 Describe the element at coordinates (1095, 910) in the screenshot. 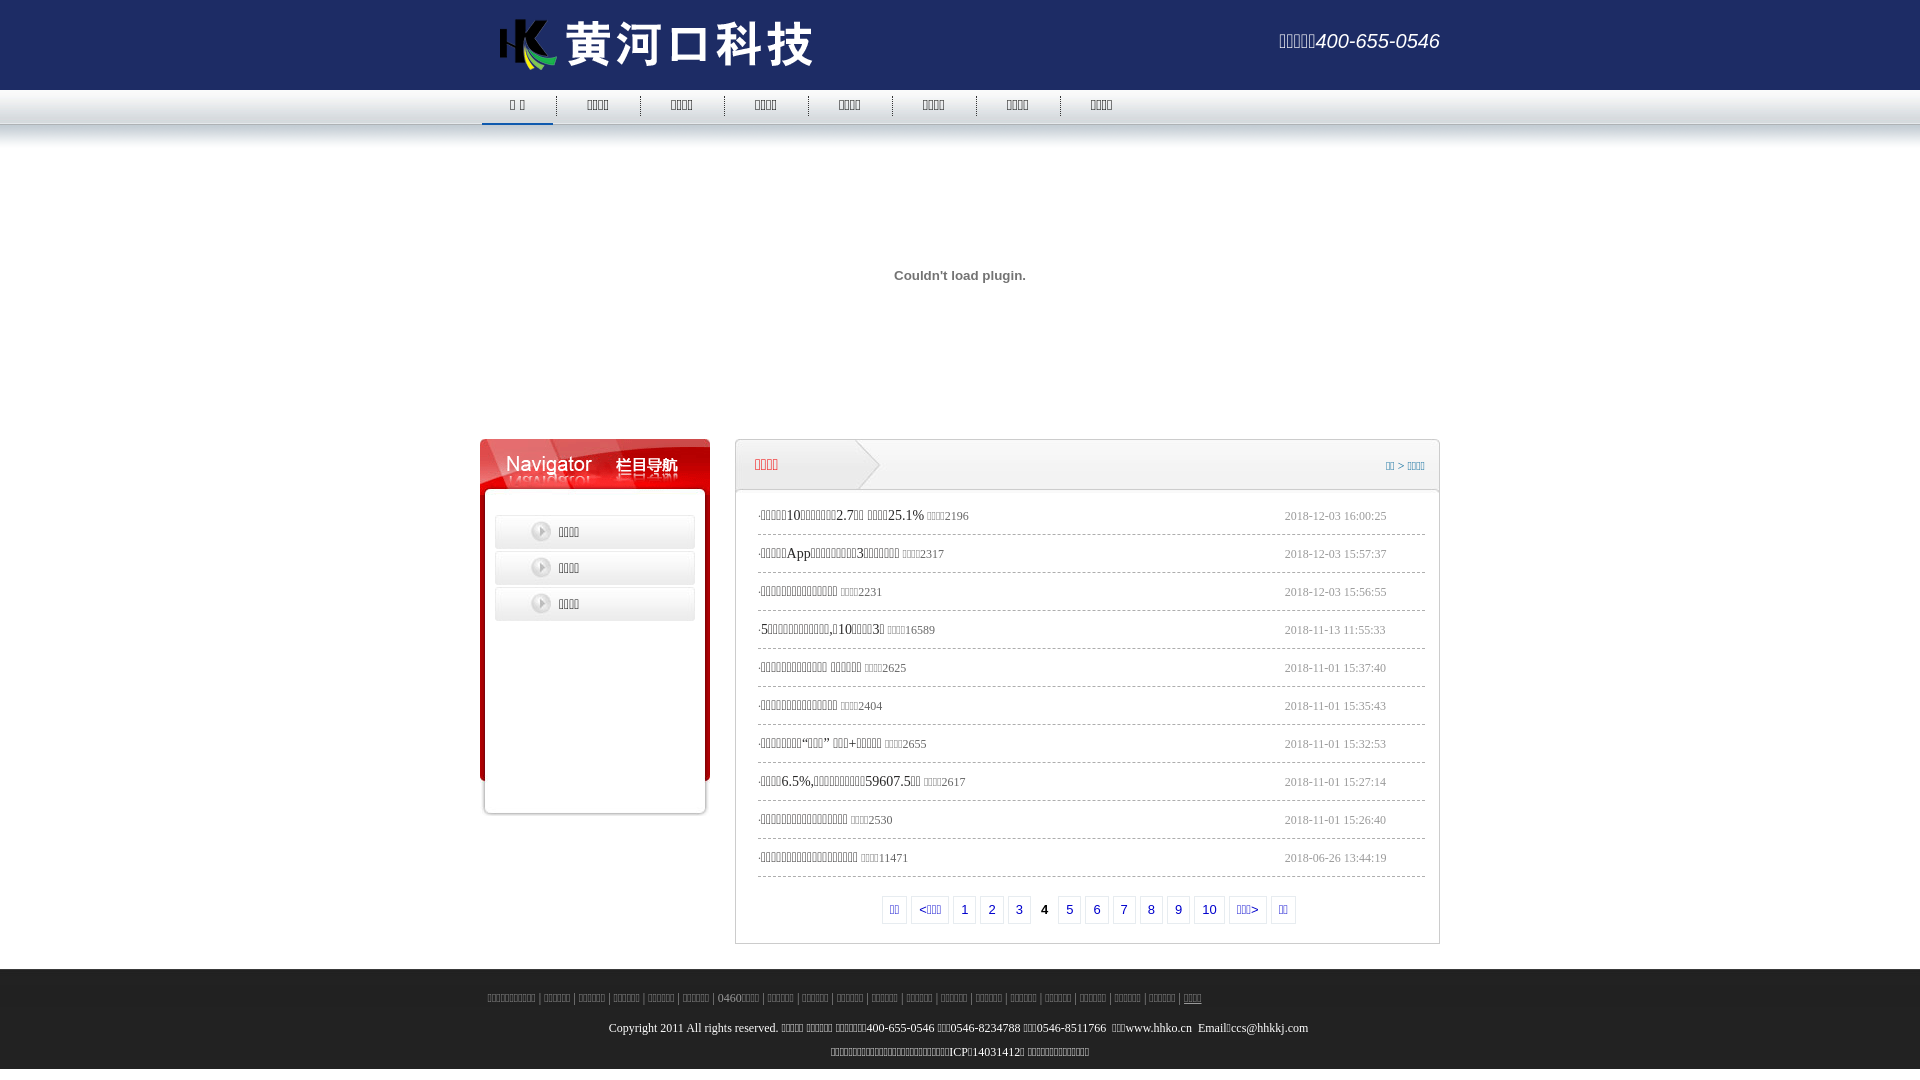

I see `'6'` at that location.